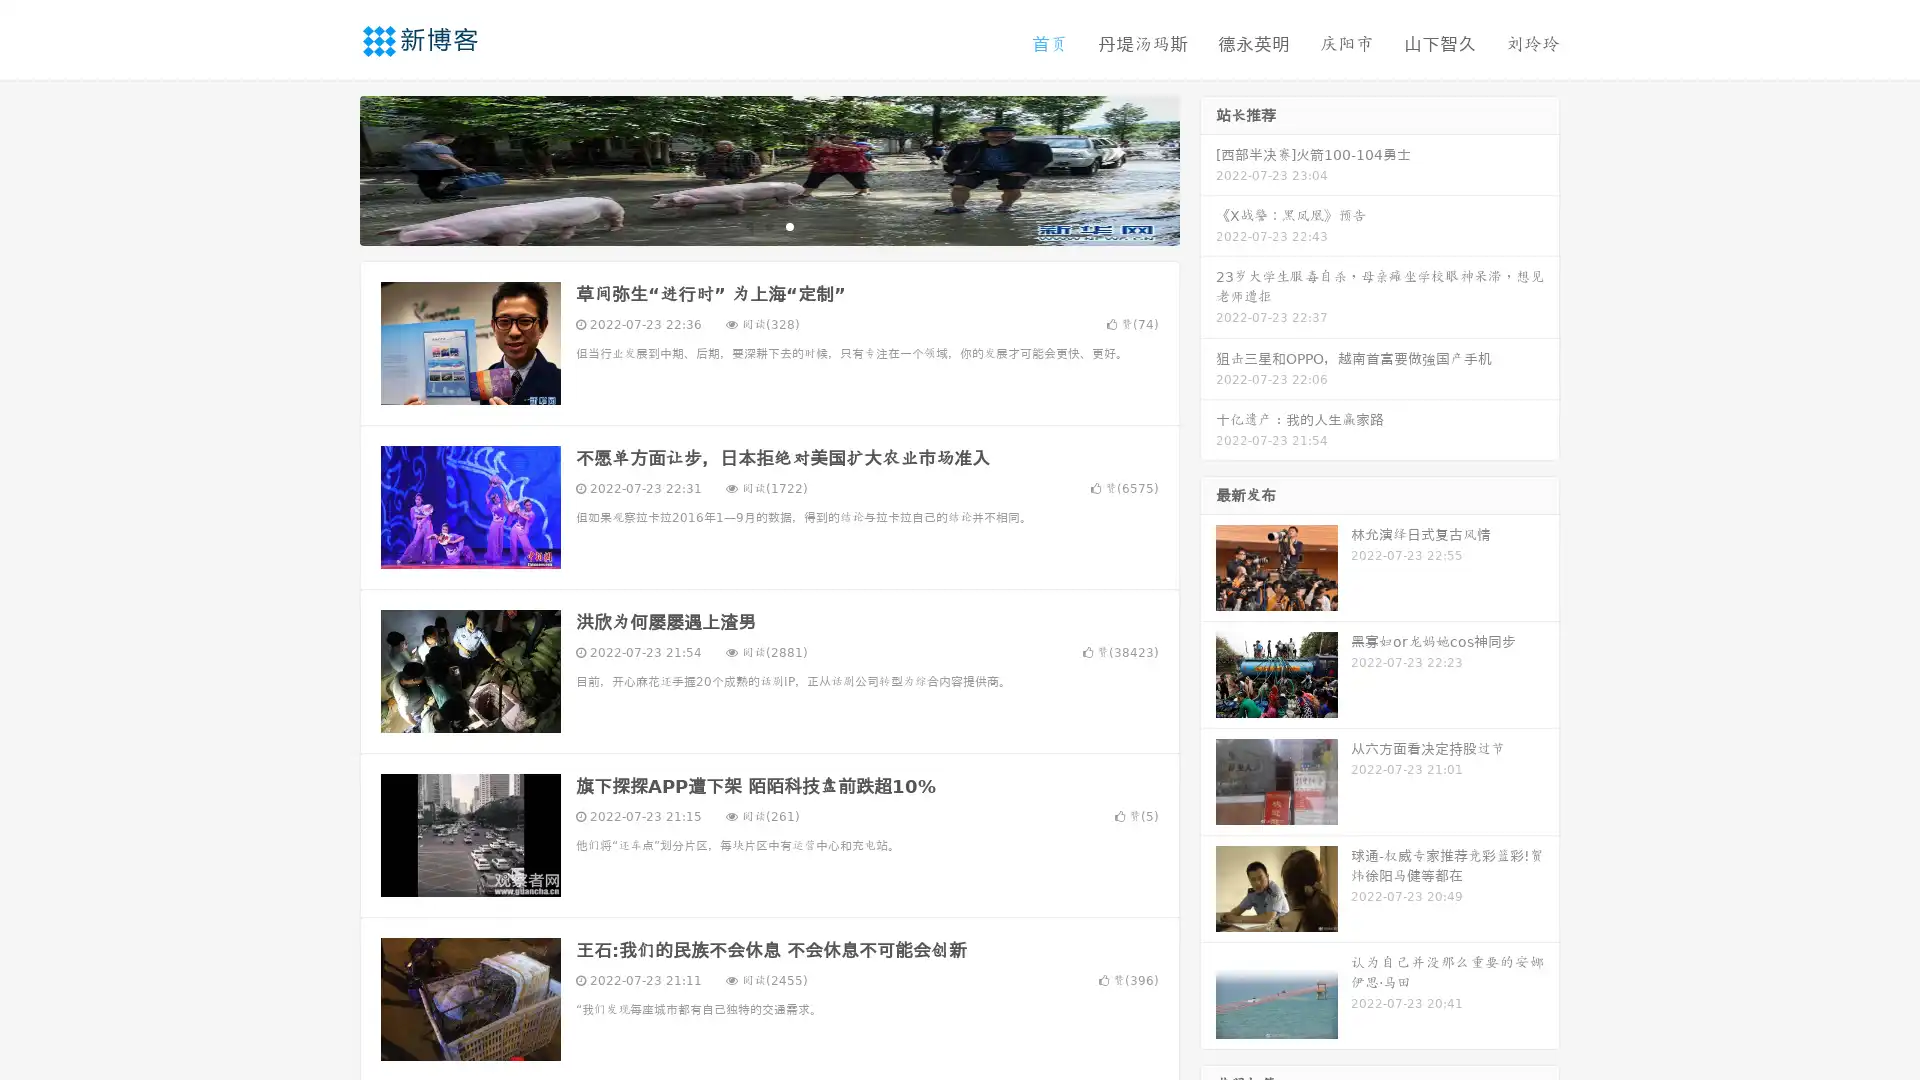  What do you see at coordinates (748, 225) in the screenshot?
I see `Go to slide 1` at bounding box center [748, 225].